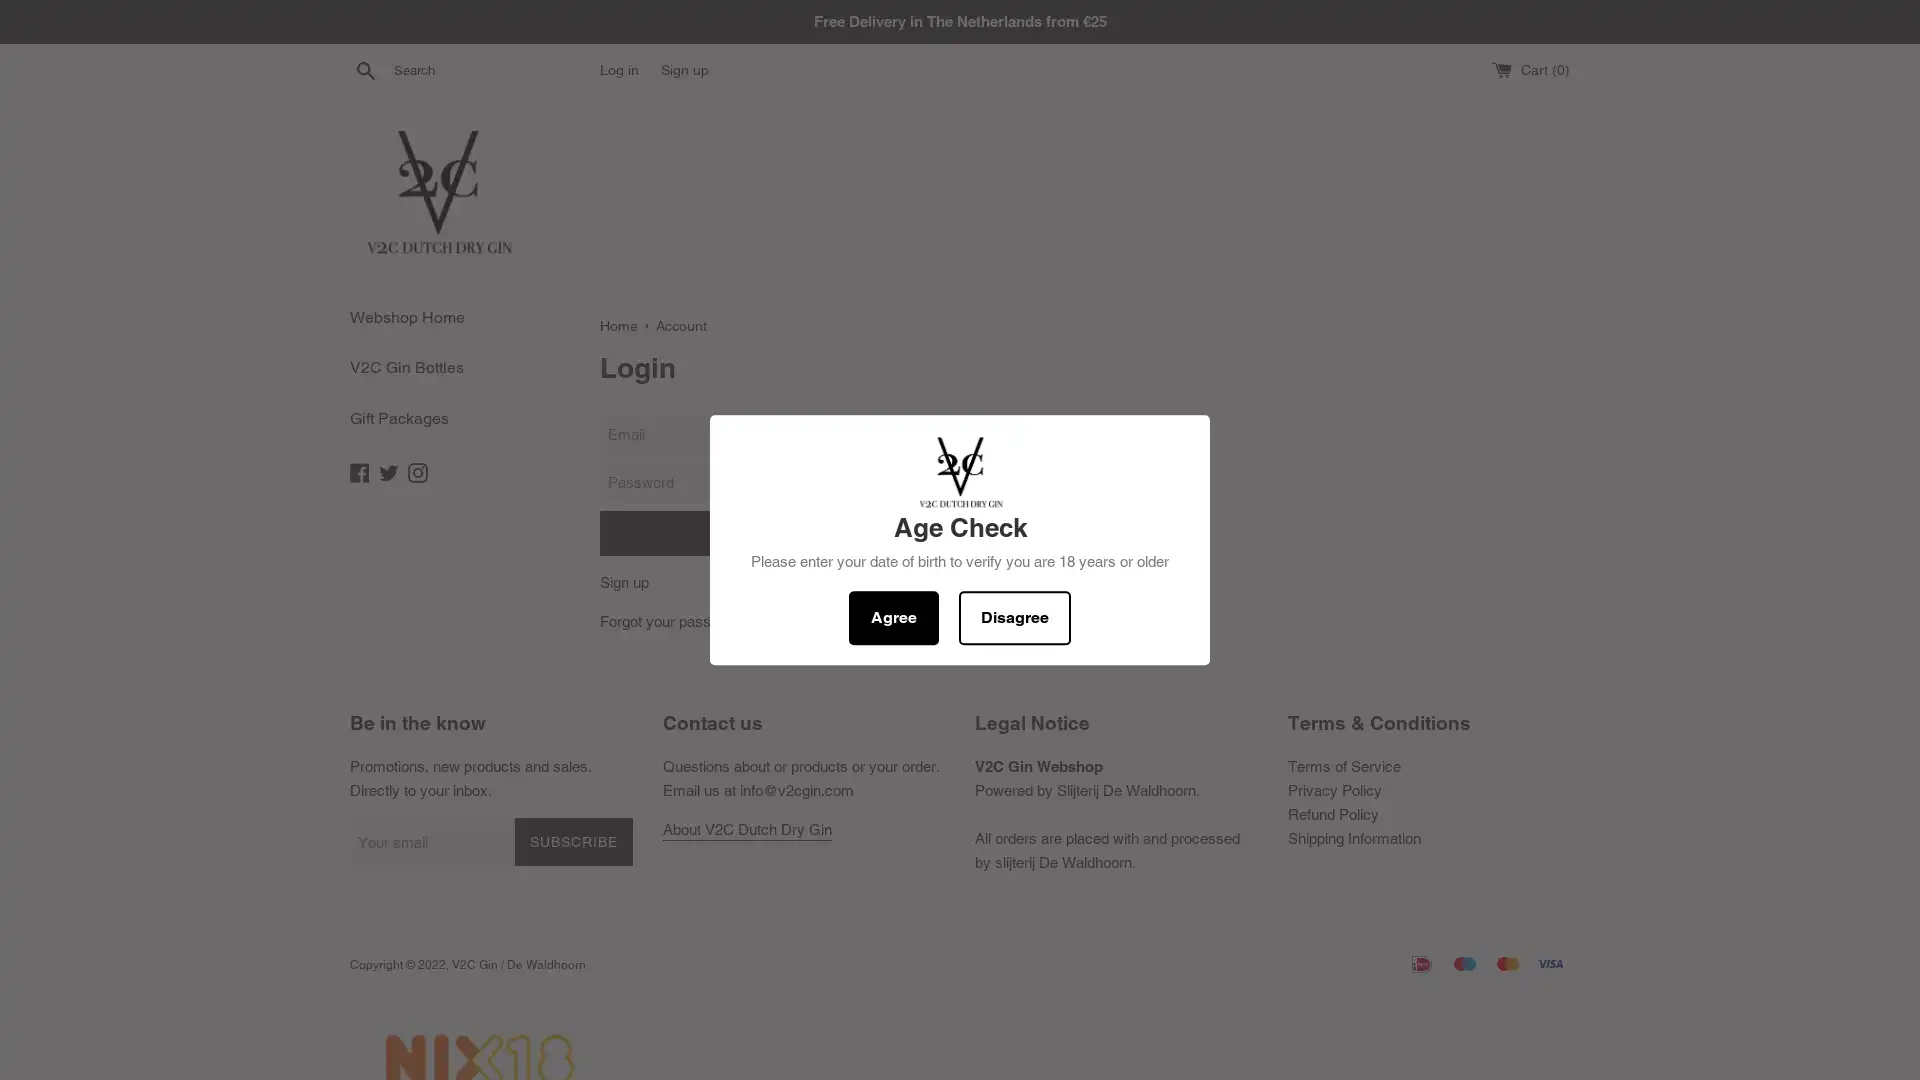  What do you see at coordinates (1014, 616) in the screenshot?
I see `Disagree` at bounding box center [1014, 616].